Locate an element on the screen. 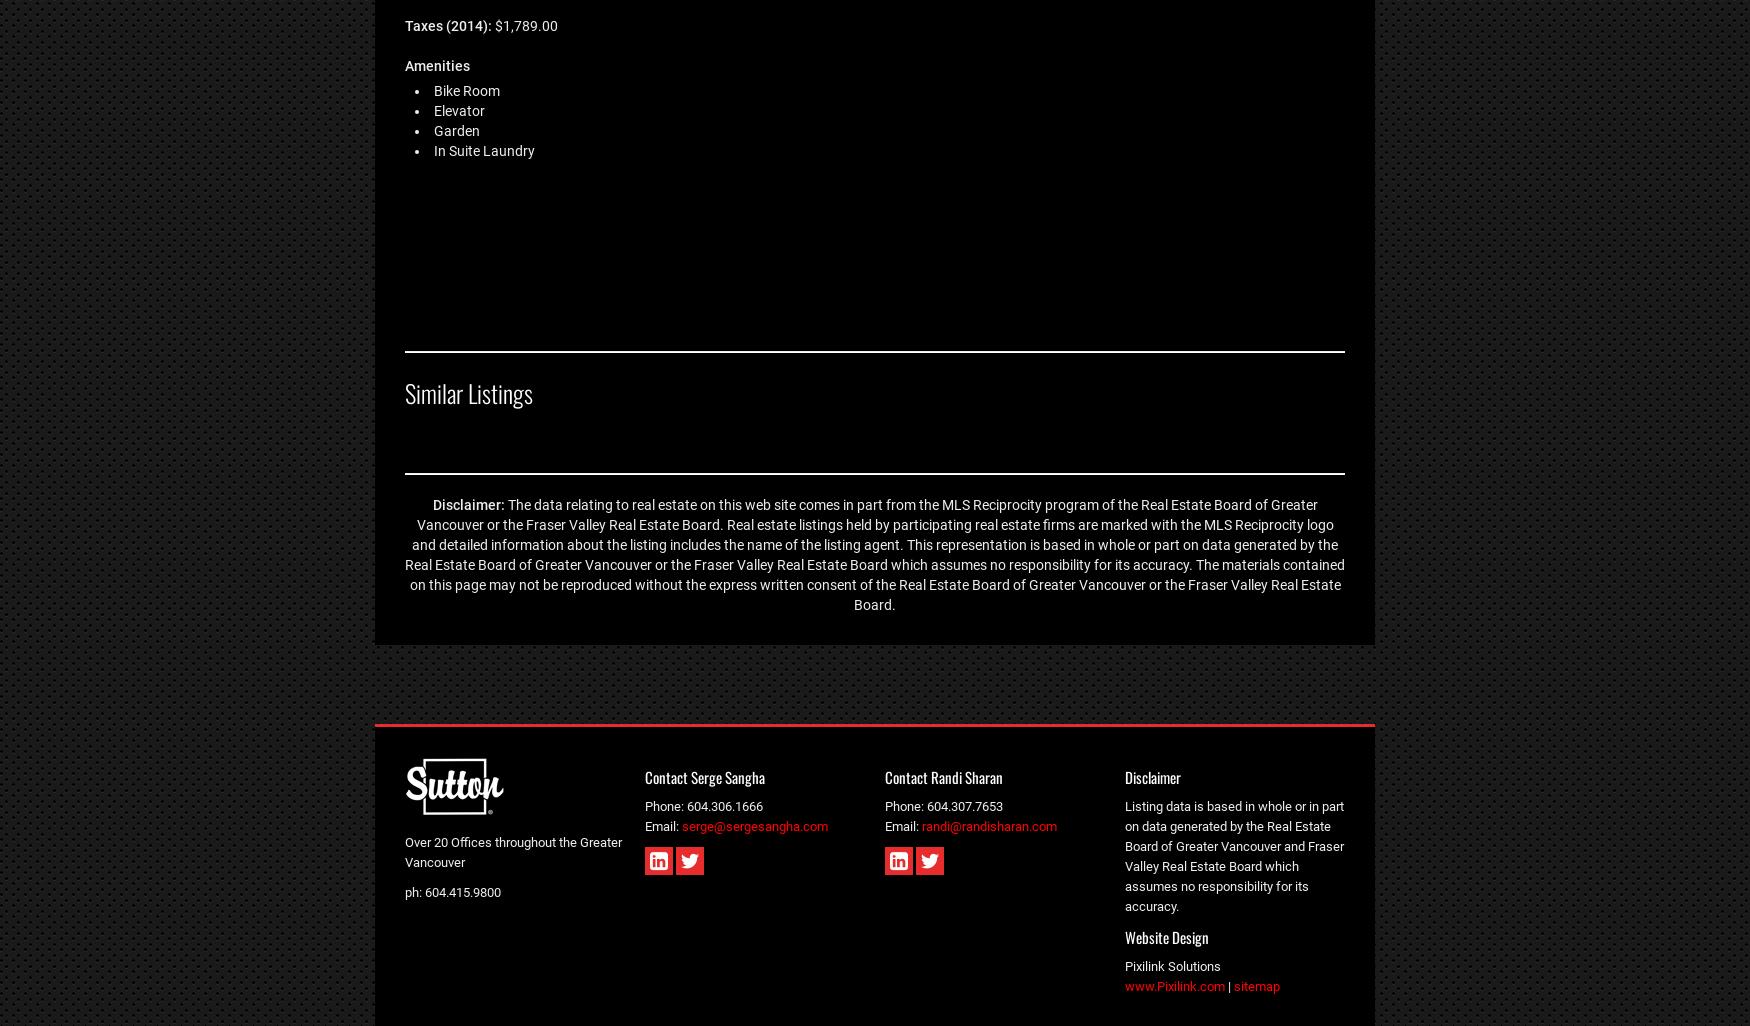  'Phone: 604.306.1666' is located at coordinates (704, 805).